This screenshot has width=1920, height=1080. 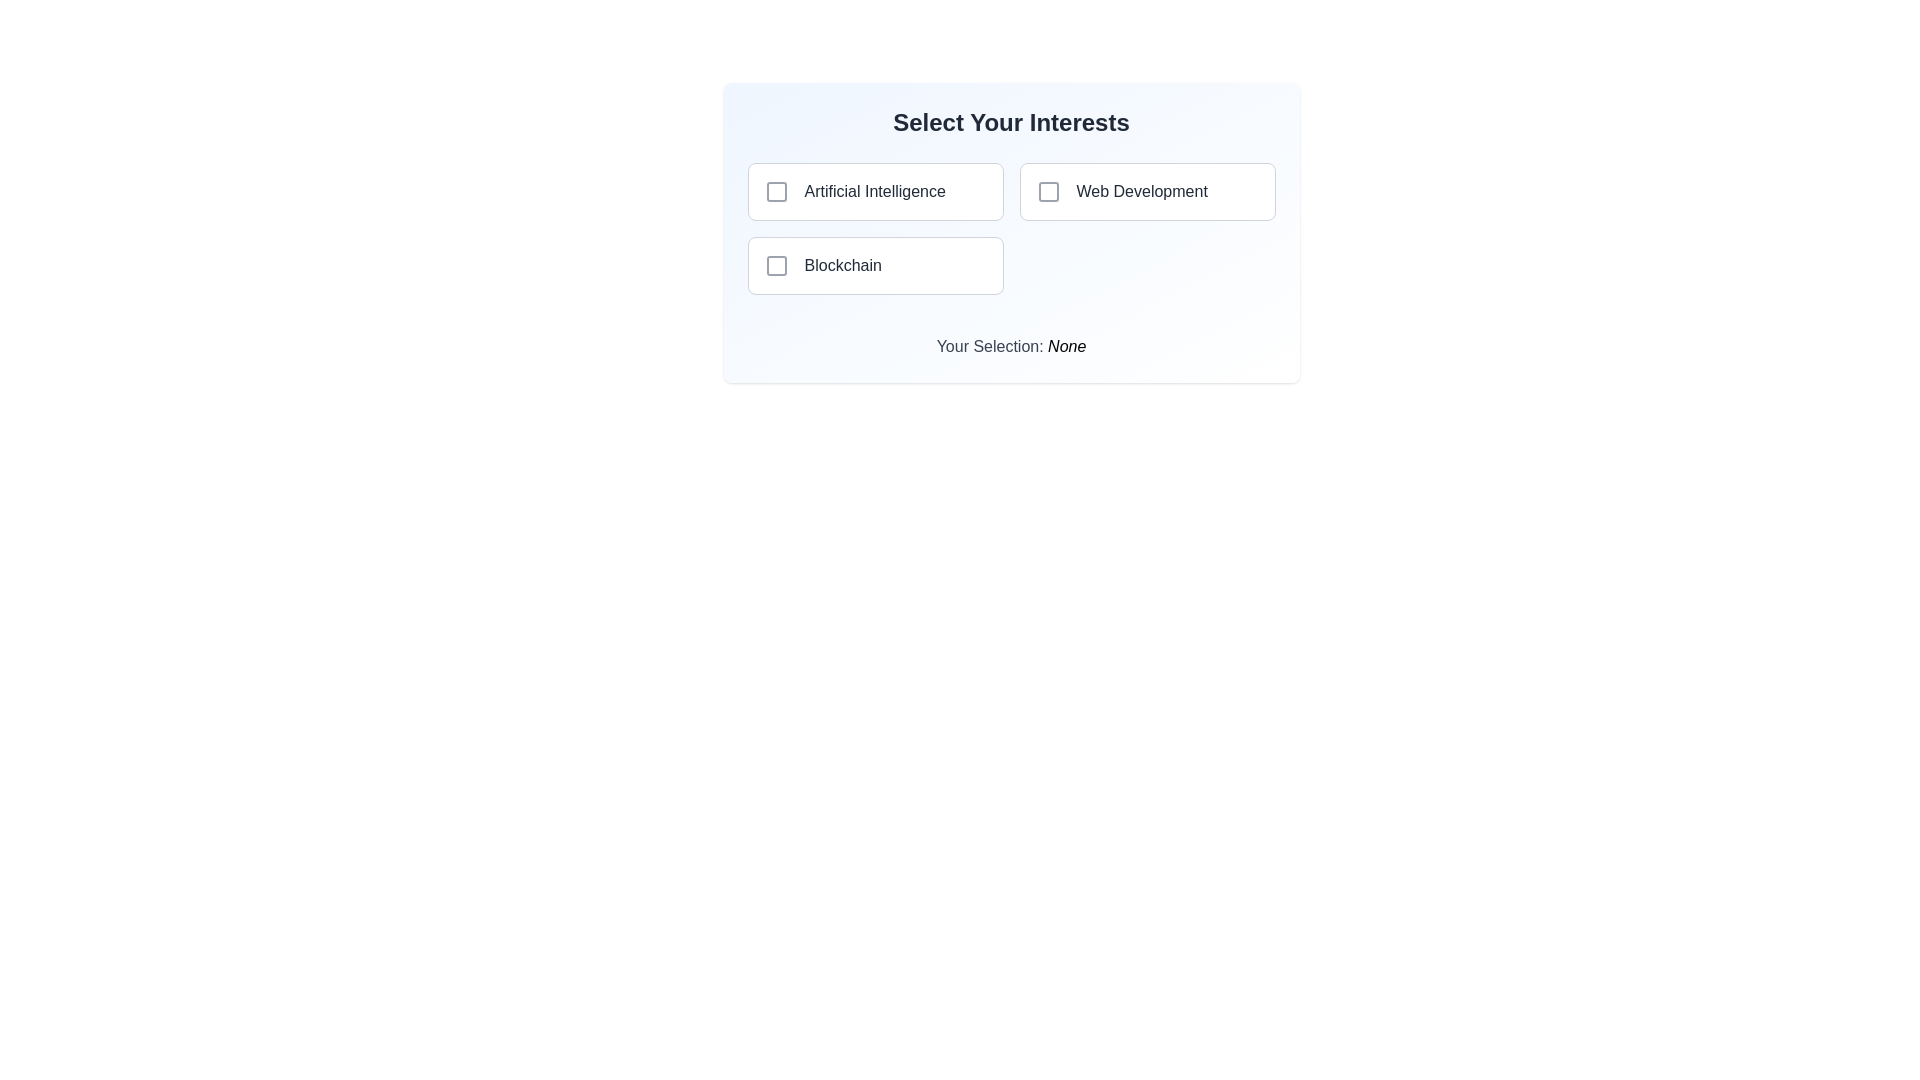 I want to click on the checkbox labeled 'Web Development', so click(x=1147, y=192).